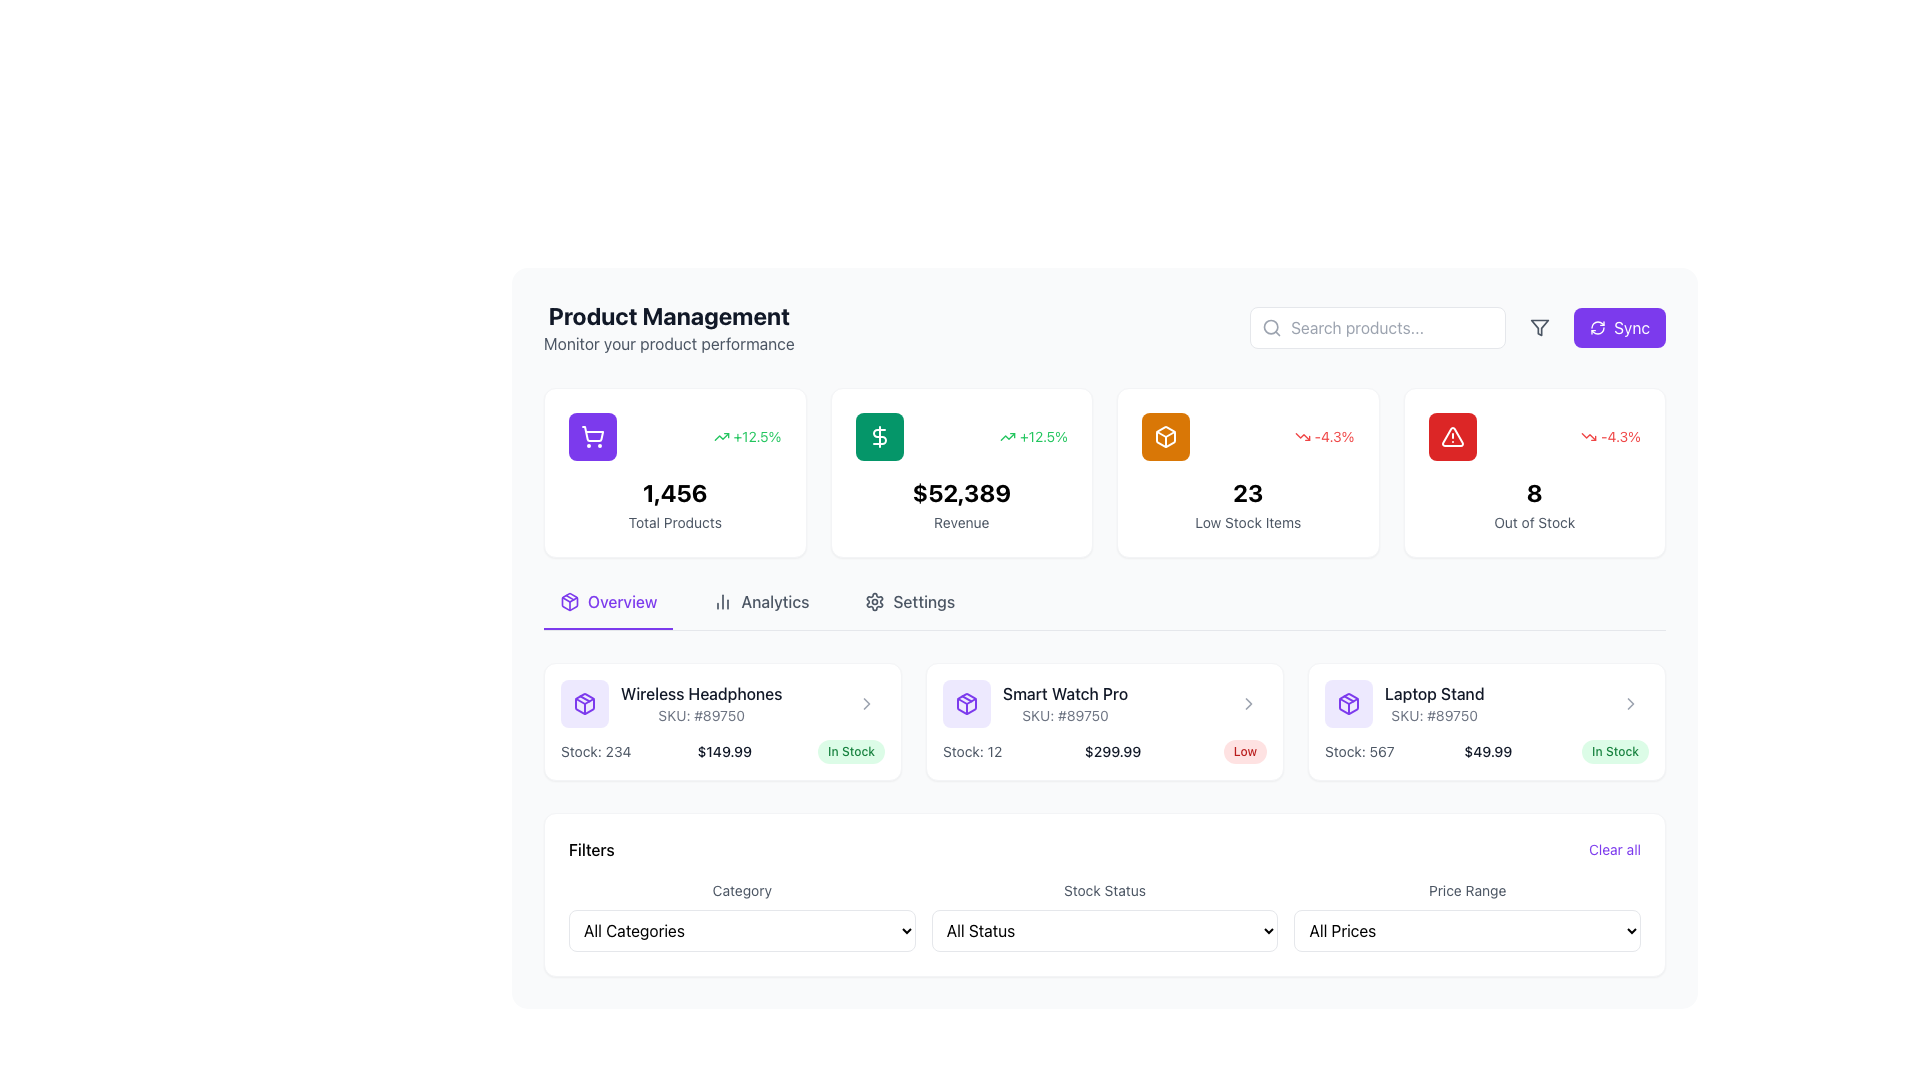  I want to click on the graphical representation of the small upward-trending green arrow icon that is part of the '+12.5%' metric improvement indicator in the second column of the statistics overview section, so click(1008, 435).